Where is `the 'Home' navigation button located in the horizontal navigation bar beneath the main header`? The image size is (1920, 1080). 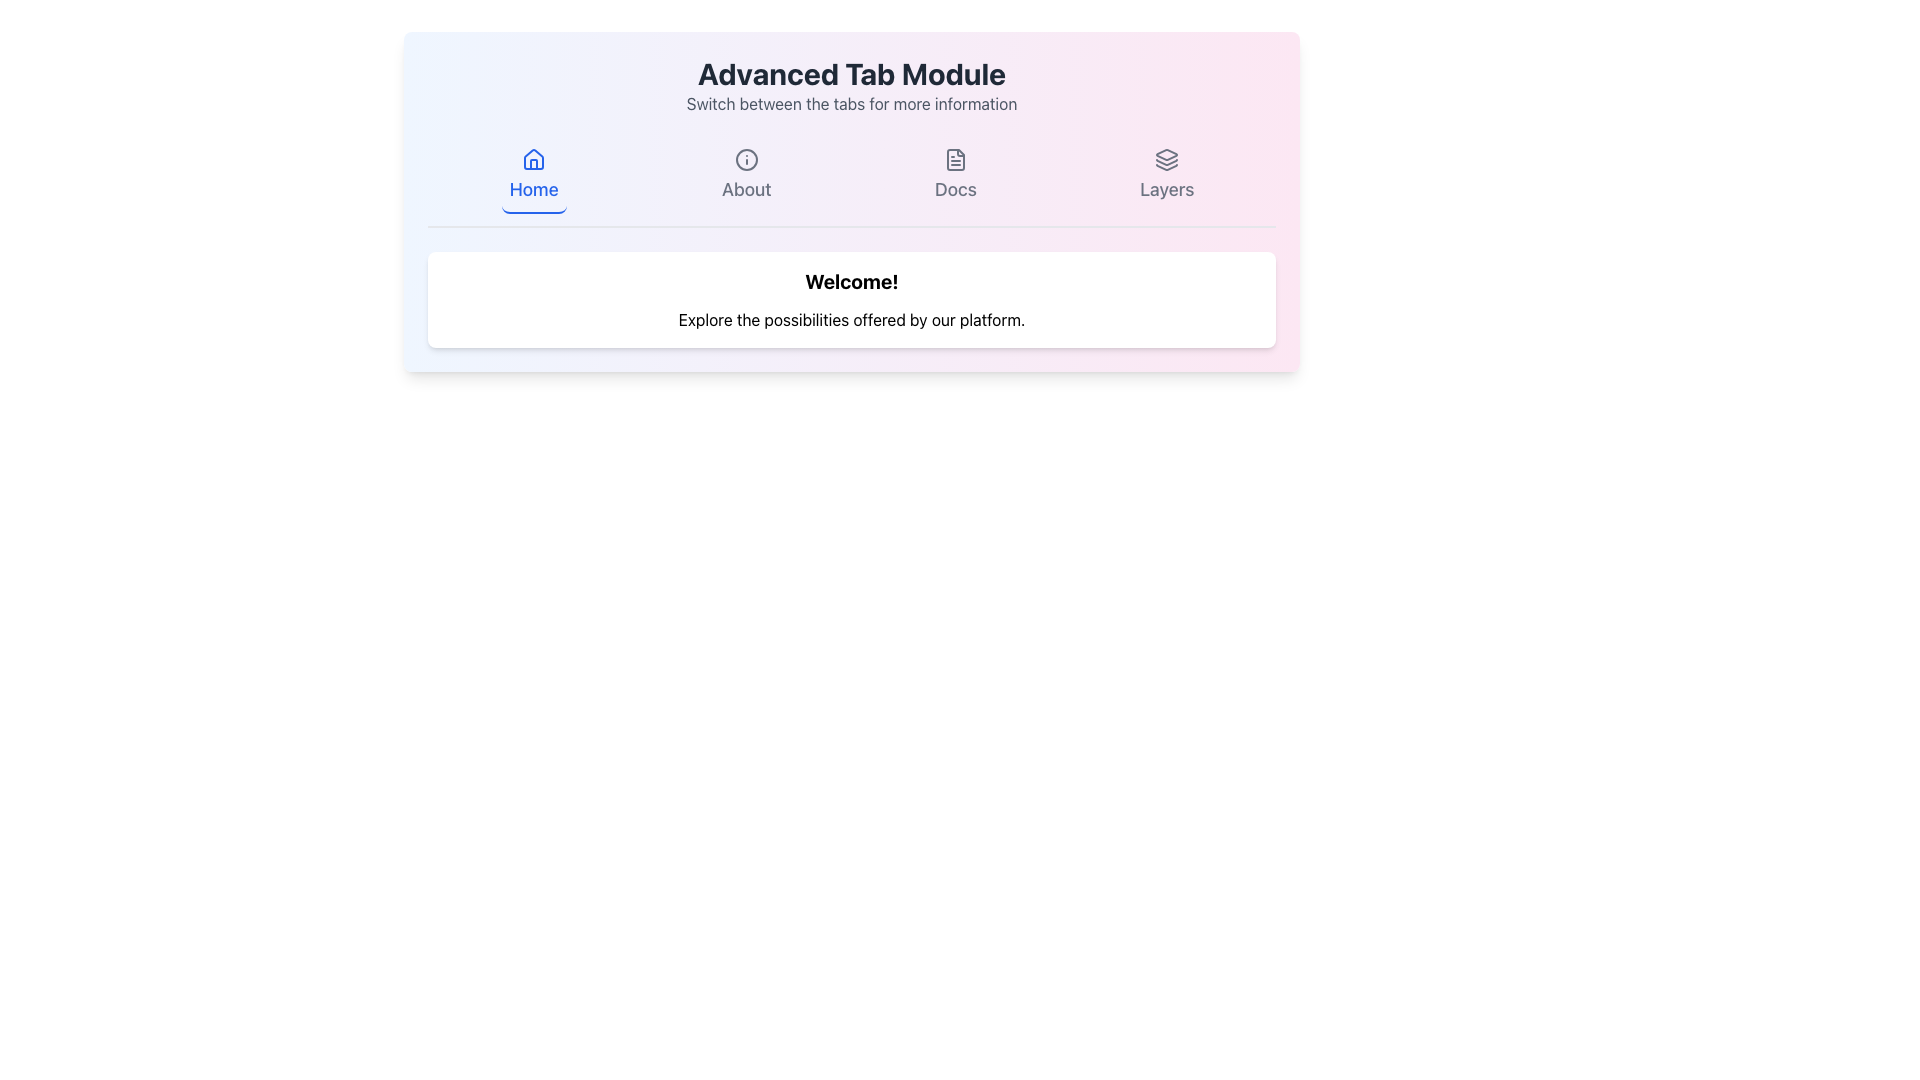 the 'Home' navigation button located in the horizontal navigation bar beneath the main header is located at coordinates (533, 176).